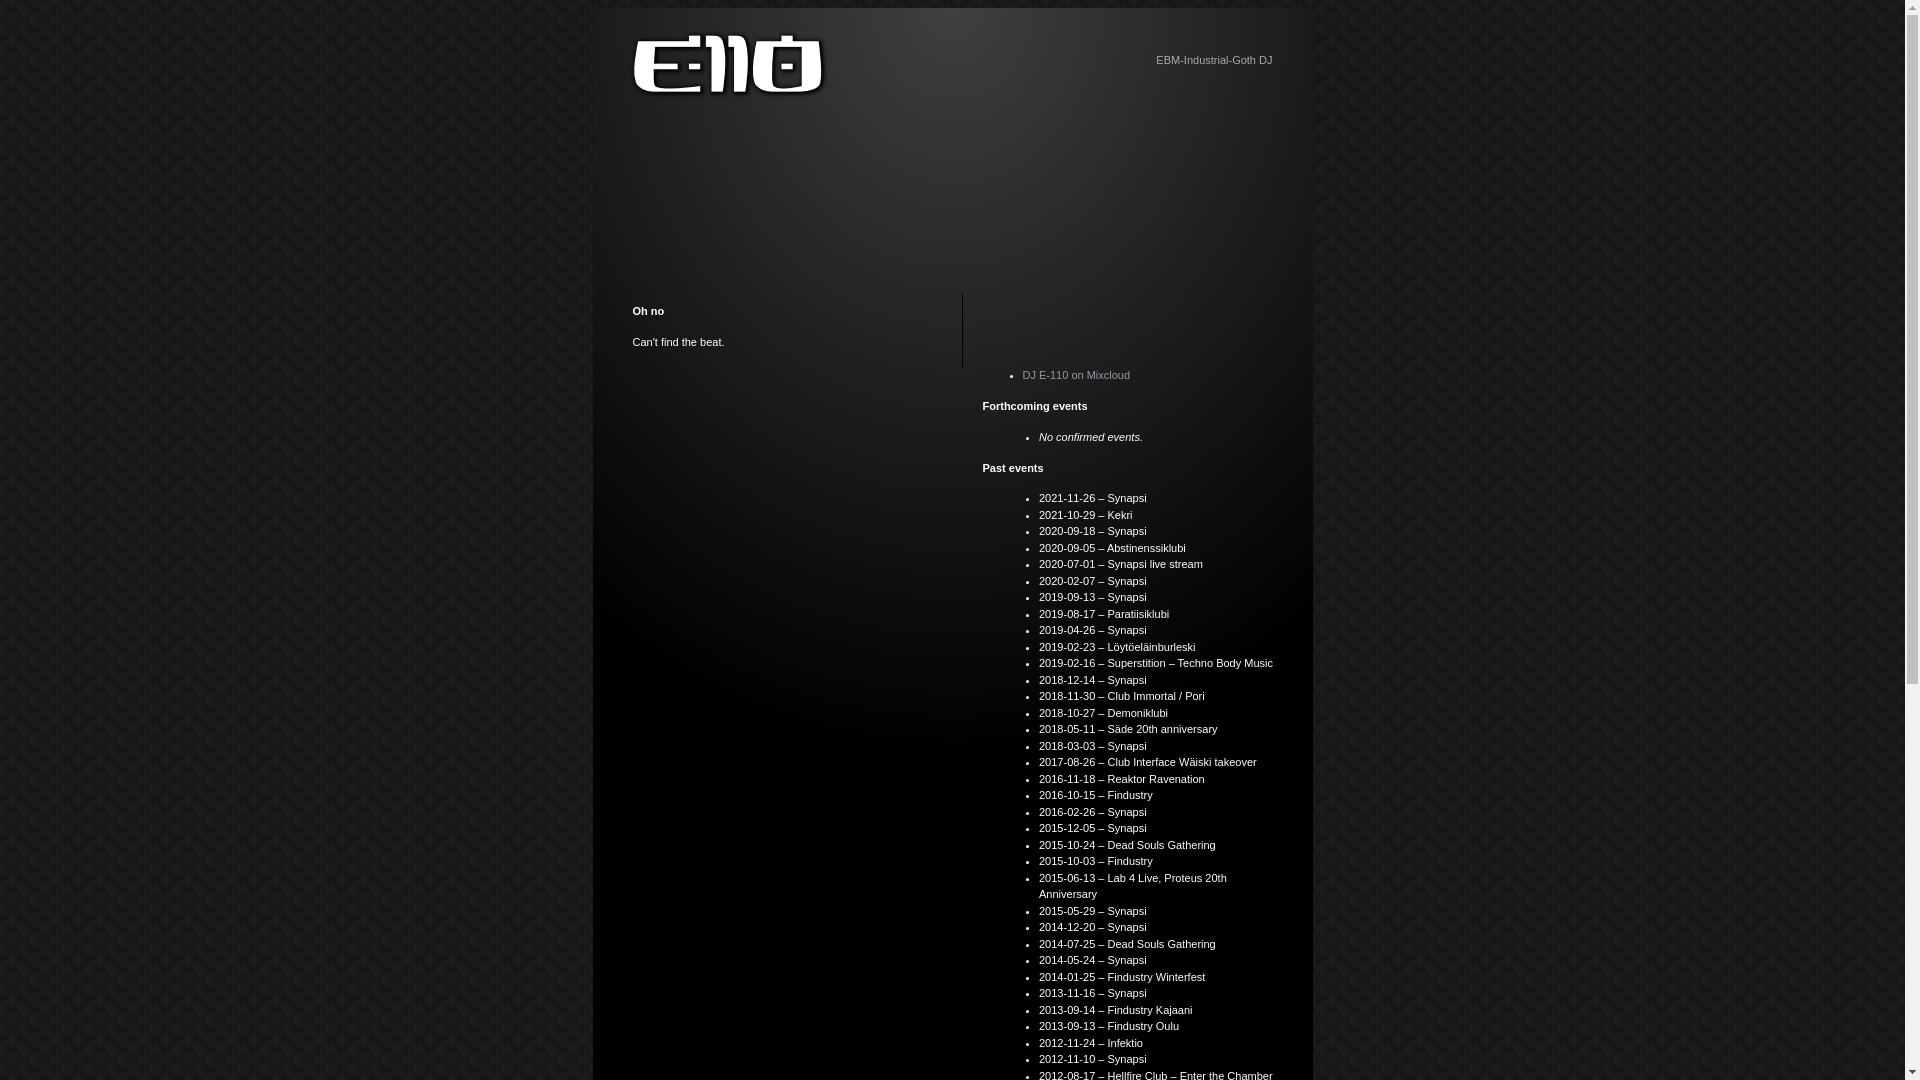 This screenshot has width=1920, height=1080. What do you see at coordinates (1074, 374) in the screenshot?
I see `'DJ E-110 on Mixcloud'` at bounding box center [1074, 374].